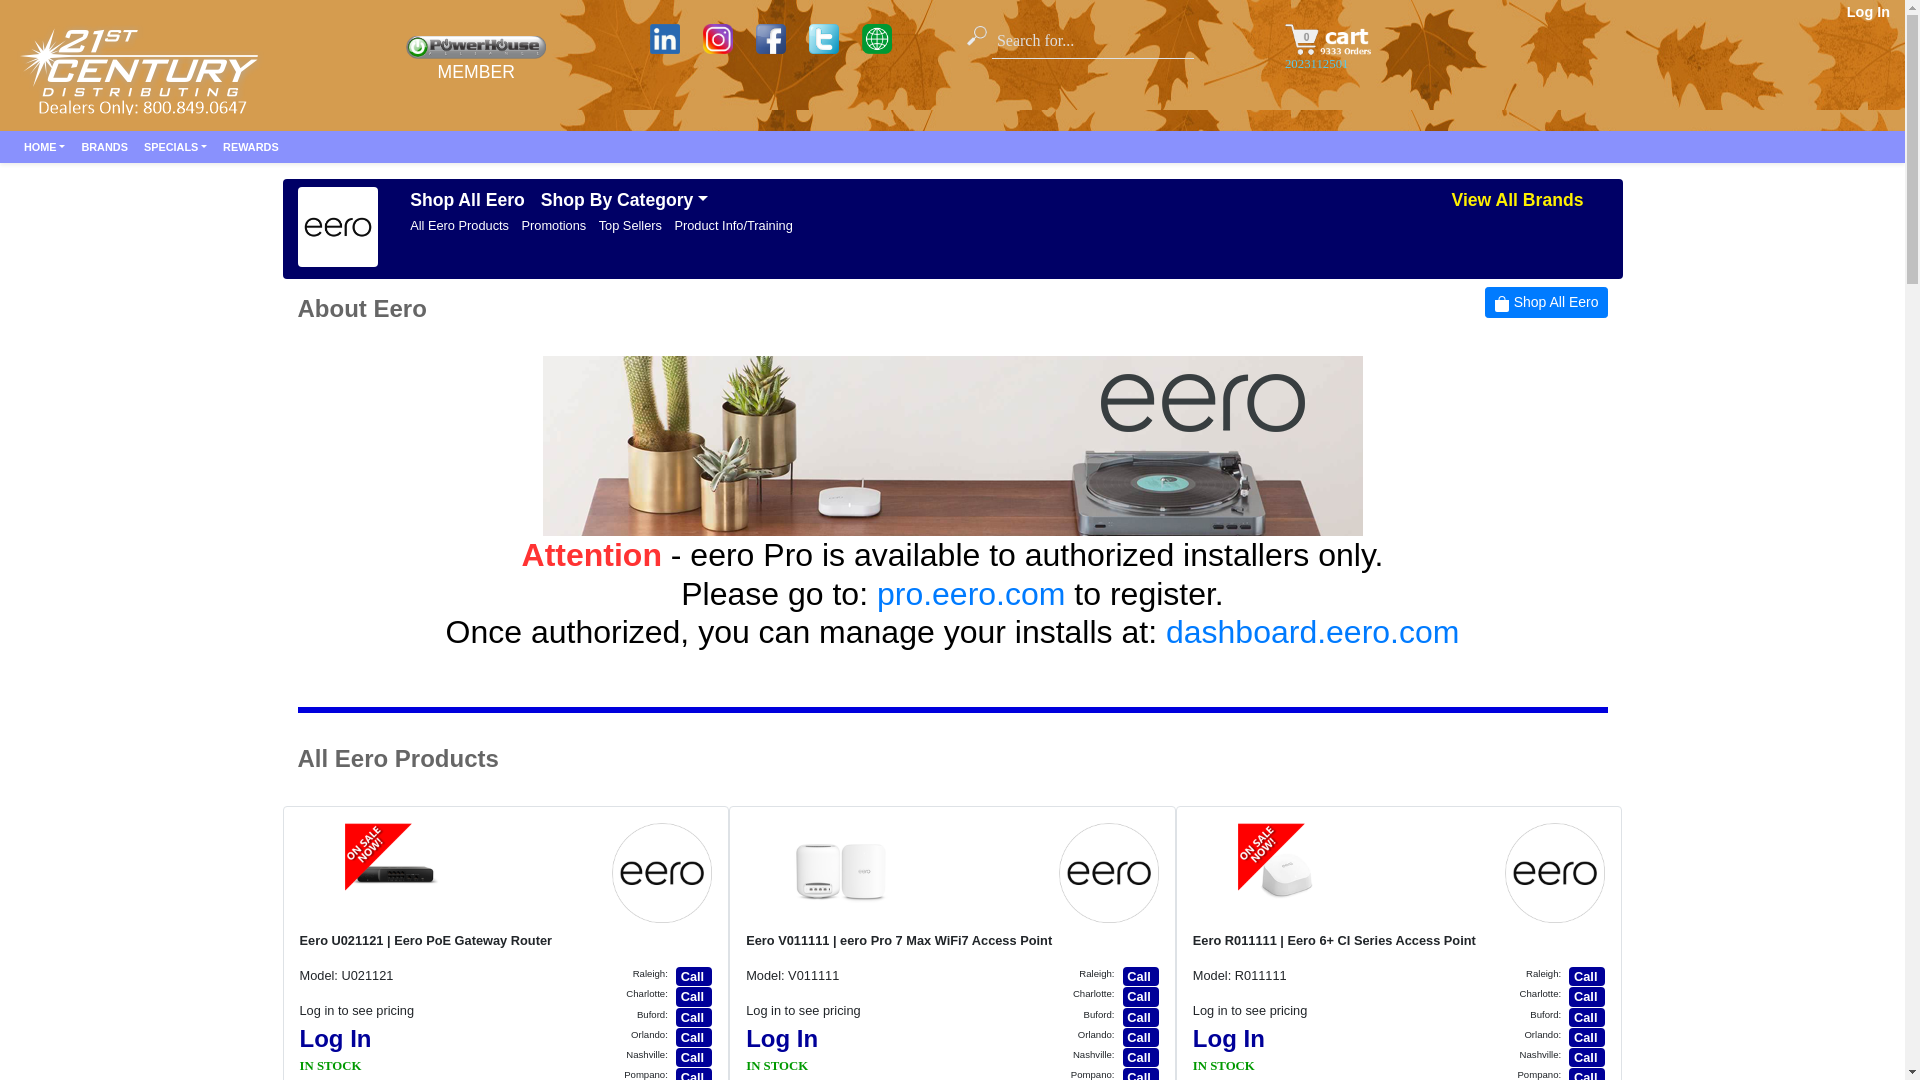 Image resolution: width=1920 pixels, height=1080 pixels. What do you see at coordinates (781, 1037) in the screenshot?
I see `'Log In'` at bounding box center [781, 1037].